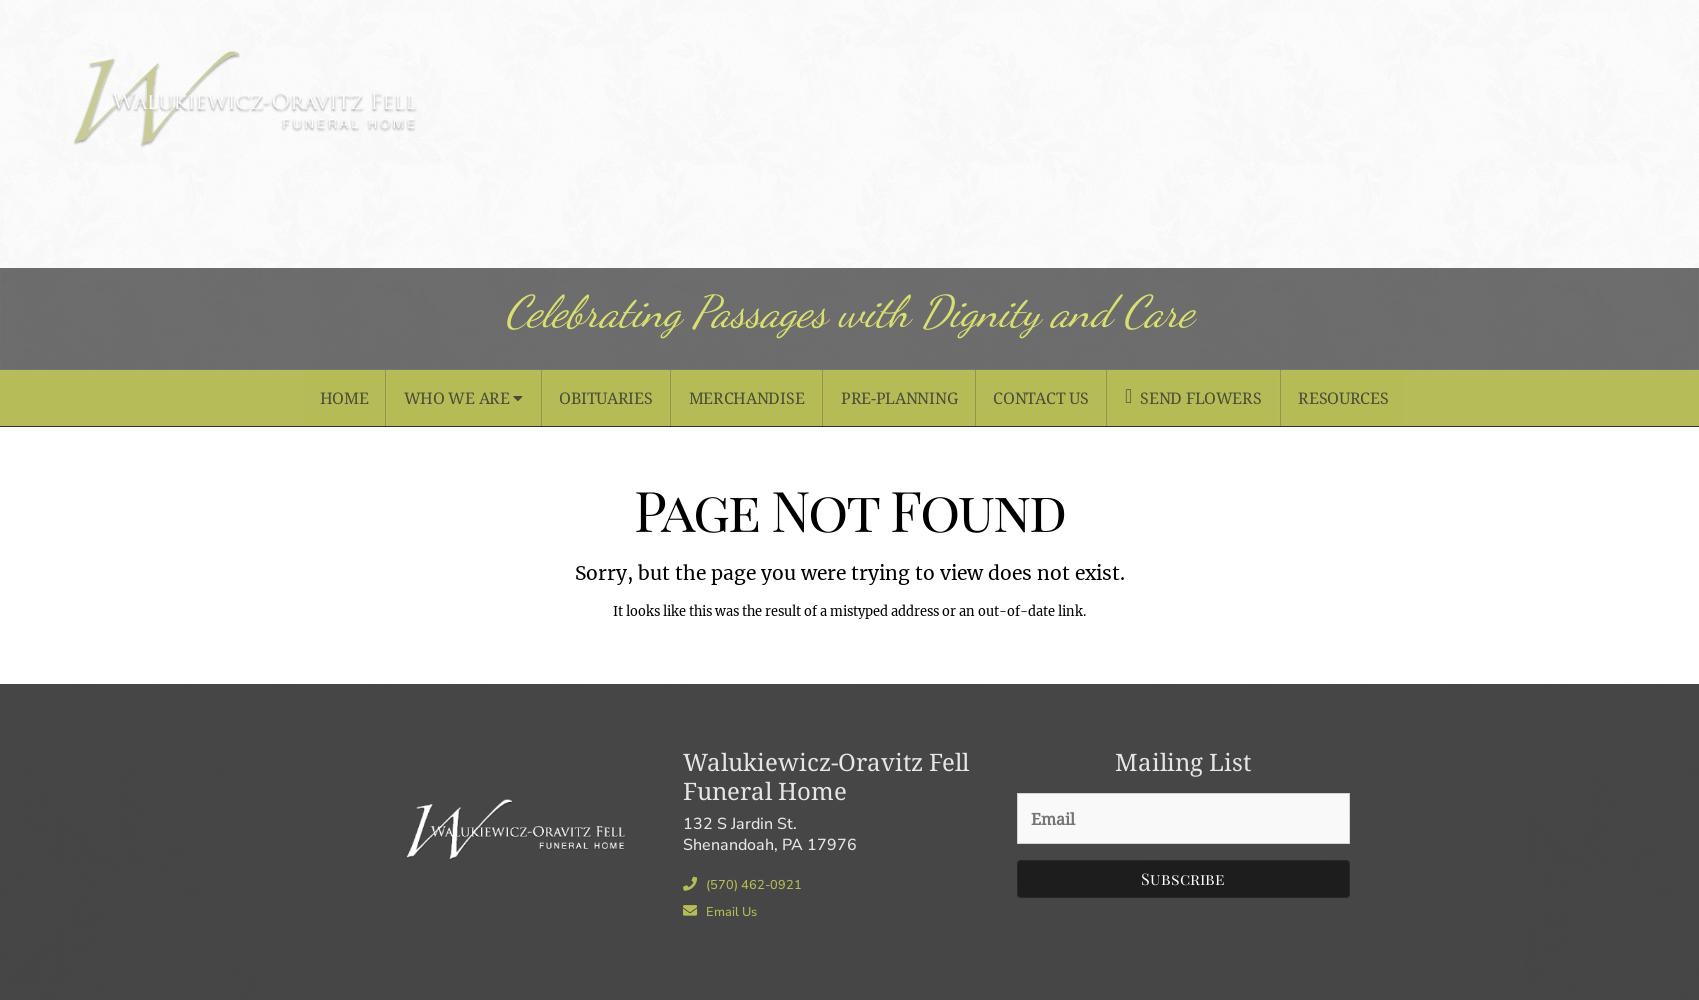  I want to click on 'PA', so click(792, 843).